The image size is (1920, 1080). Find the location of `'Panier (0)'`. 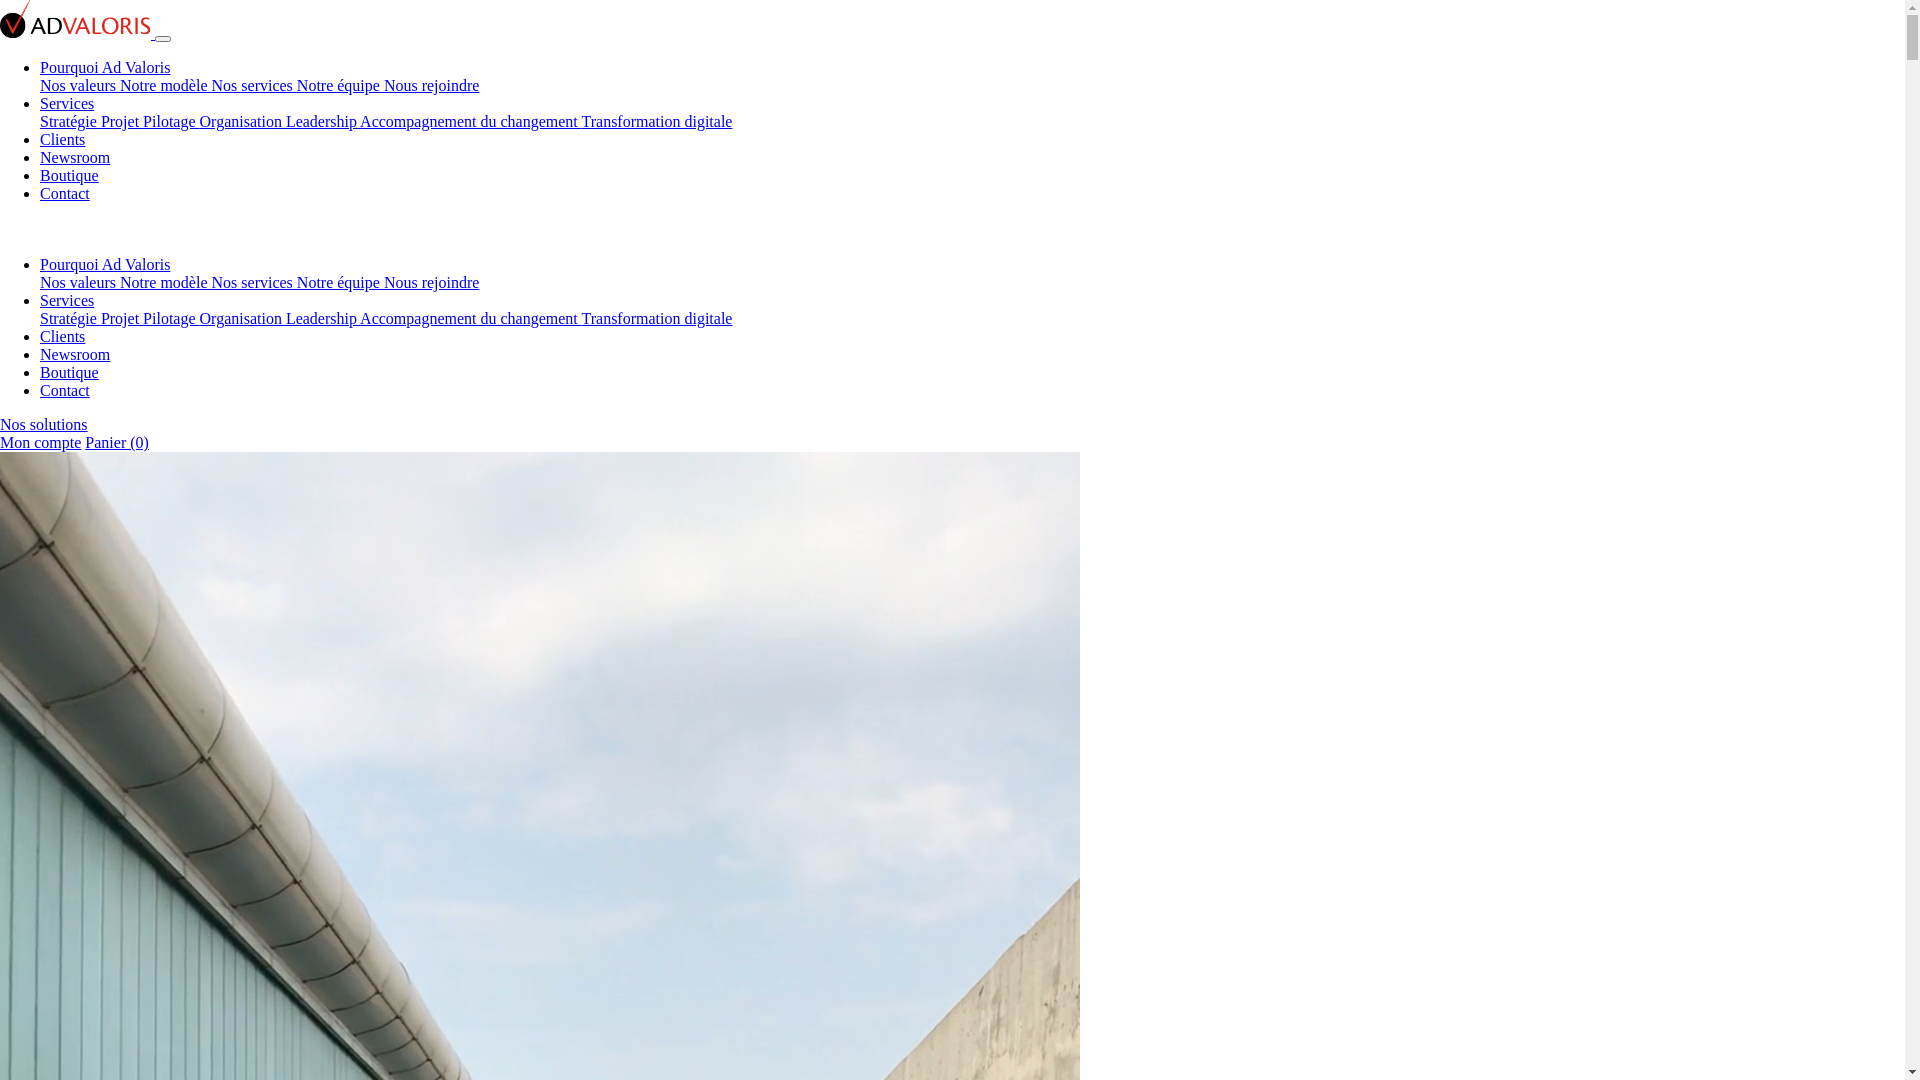

'Panier (0)' is located at coordinates (84, 441).